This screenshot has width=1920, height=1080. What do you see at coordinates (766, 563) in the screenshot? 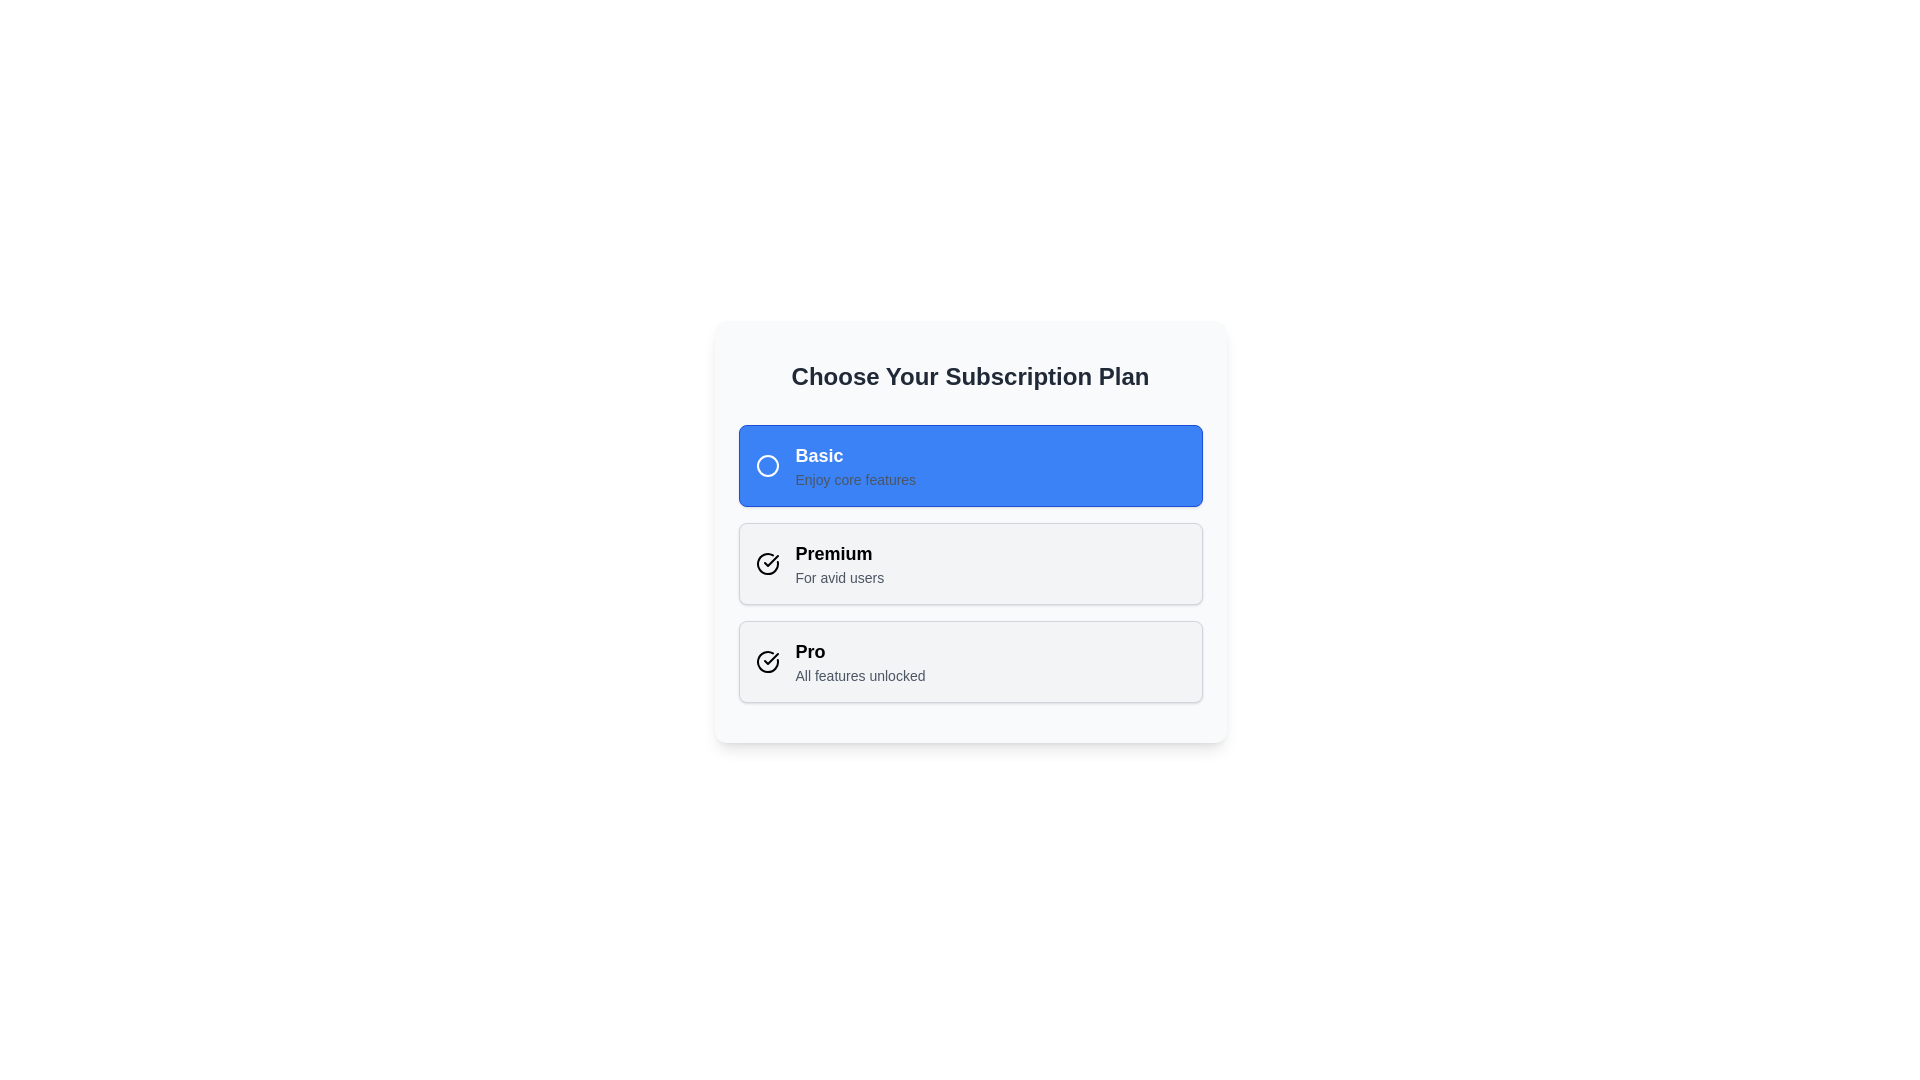
I see `the circular icon with a checkmark inside it, located in the leftmost section of the 'Premium' selection panel` at bounding box center [766, 563].